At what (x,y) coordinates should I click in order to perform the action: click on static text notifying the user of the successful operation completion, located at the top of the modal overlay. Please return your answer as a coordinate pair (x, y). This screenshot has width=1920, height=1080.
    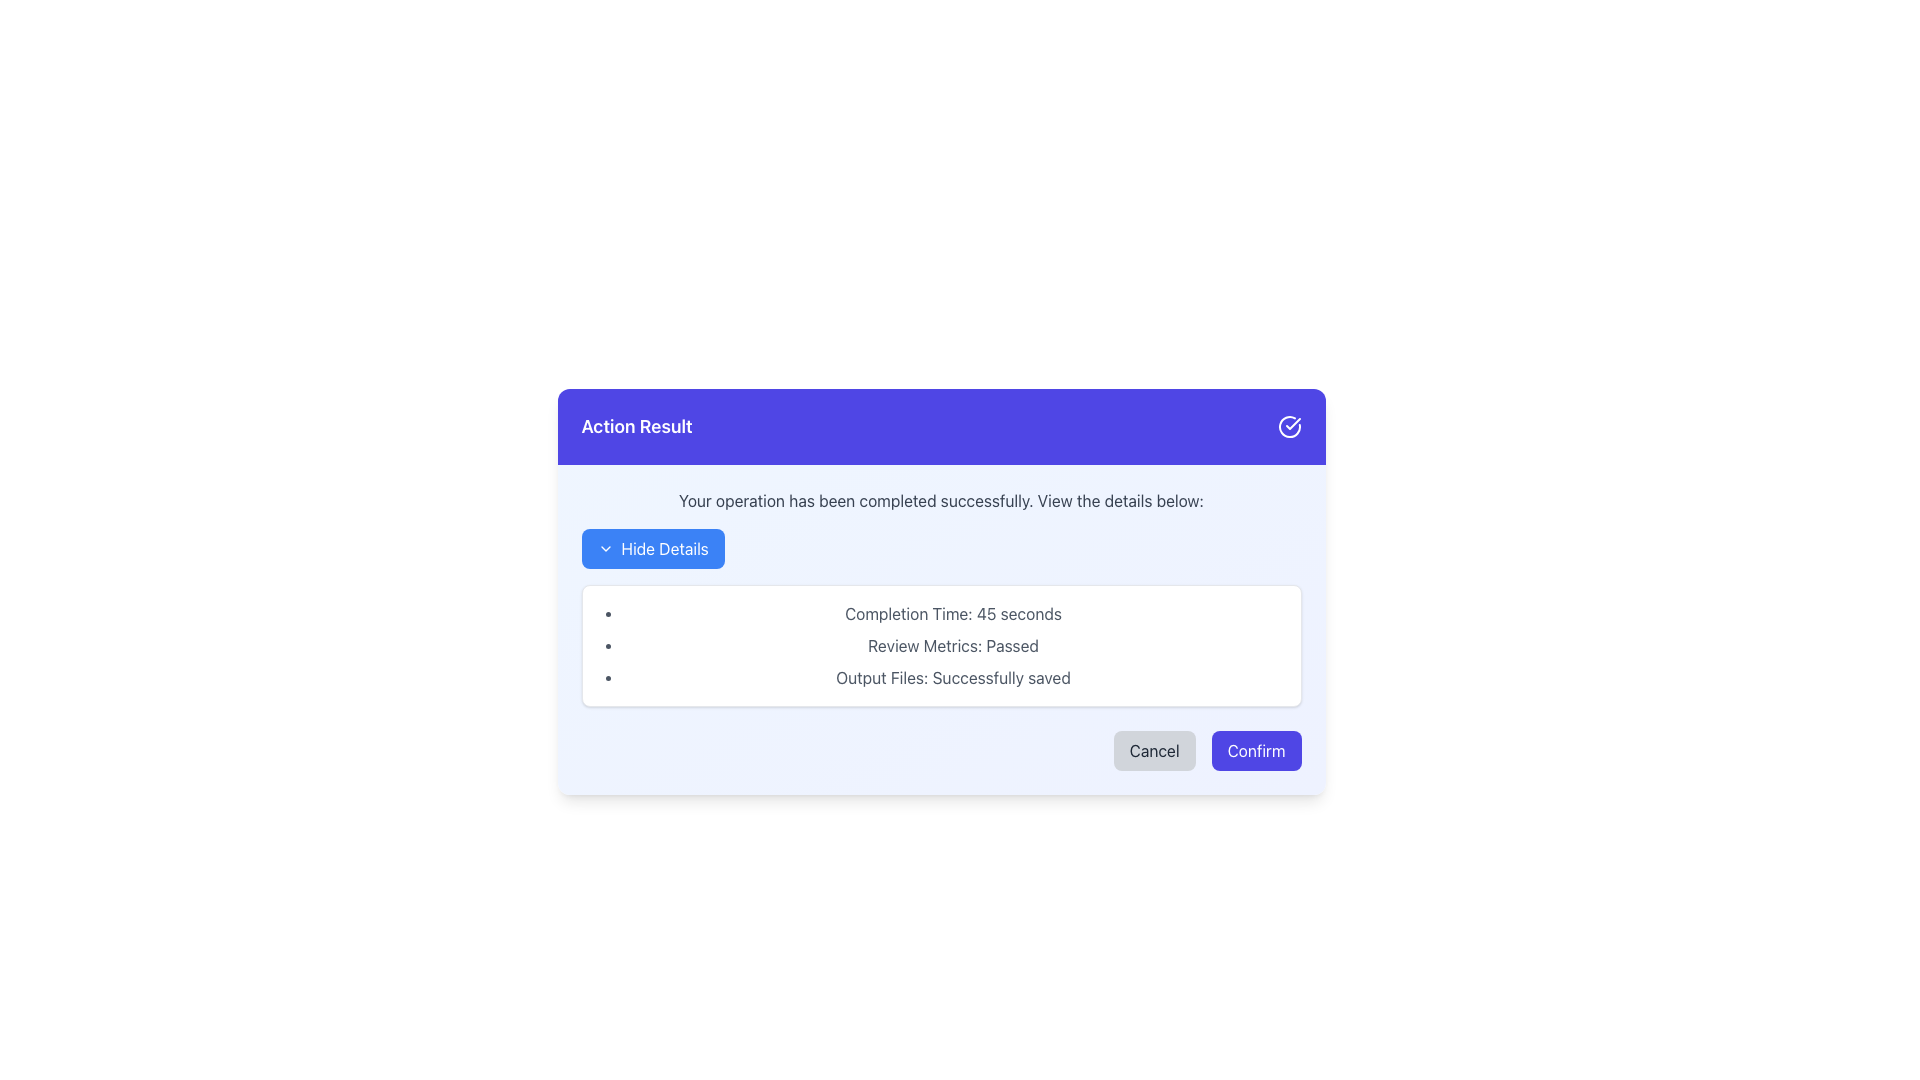
    Looking at the image, I should click on (940, 500).